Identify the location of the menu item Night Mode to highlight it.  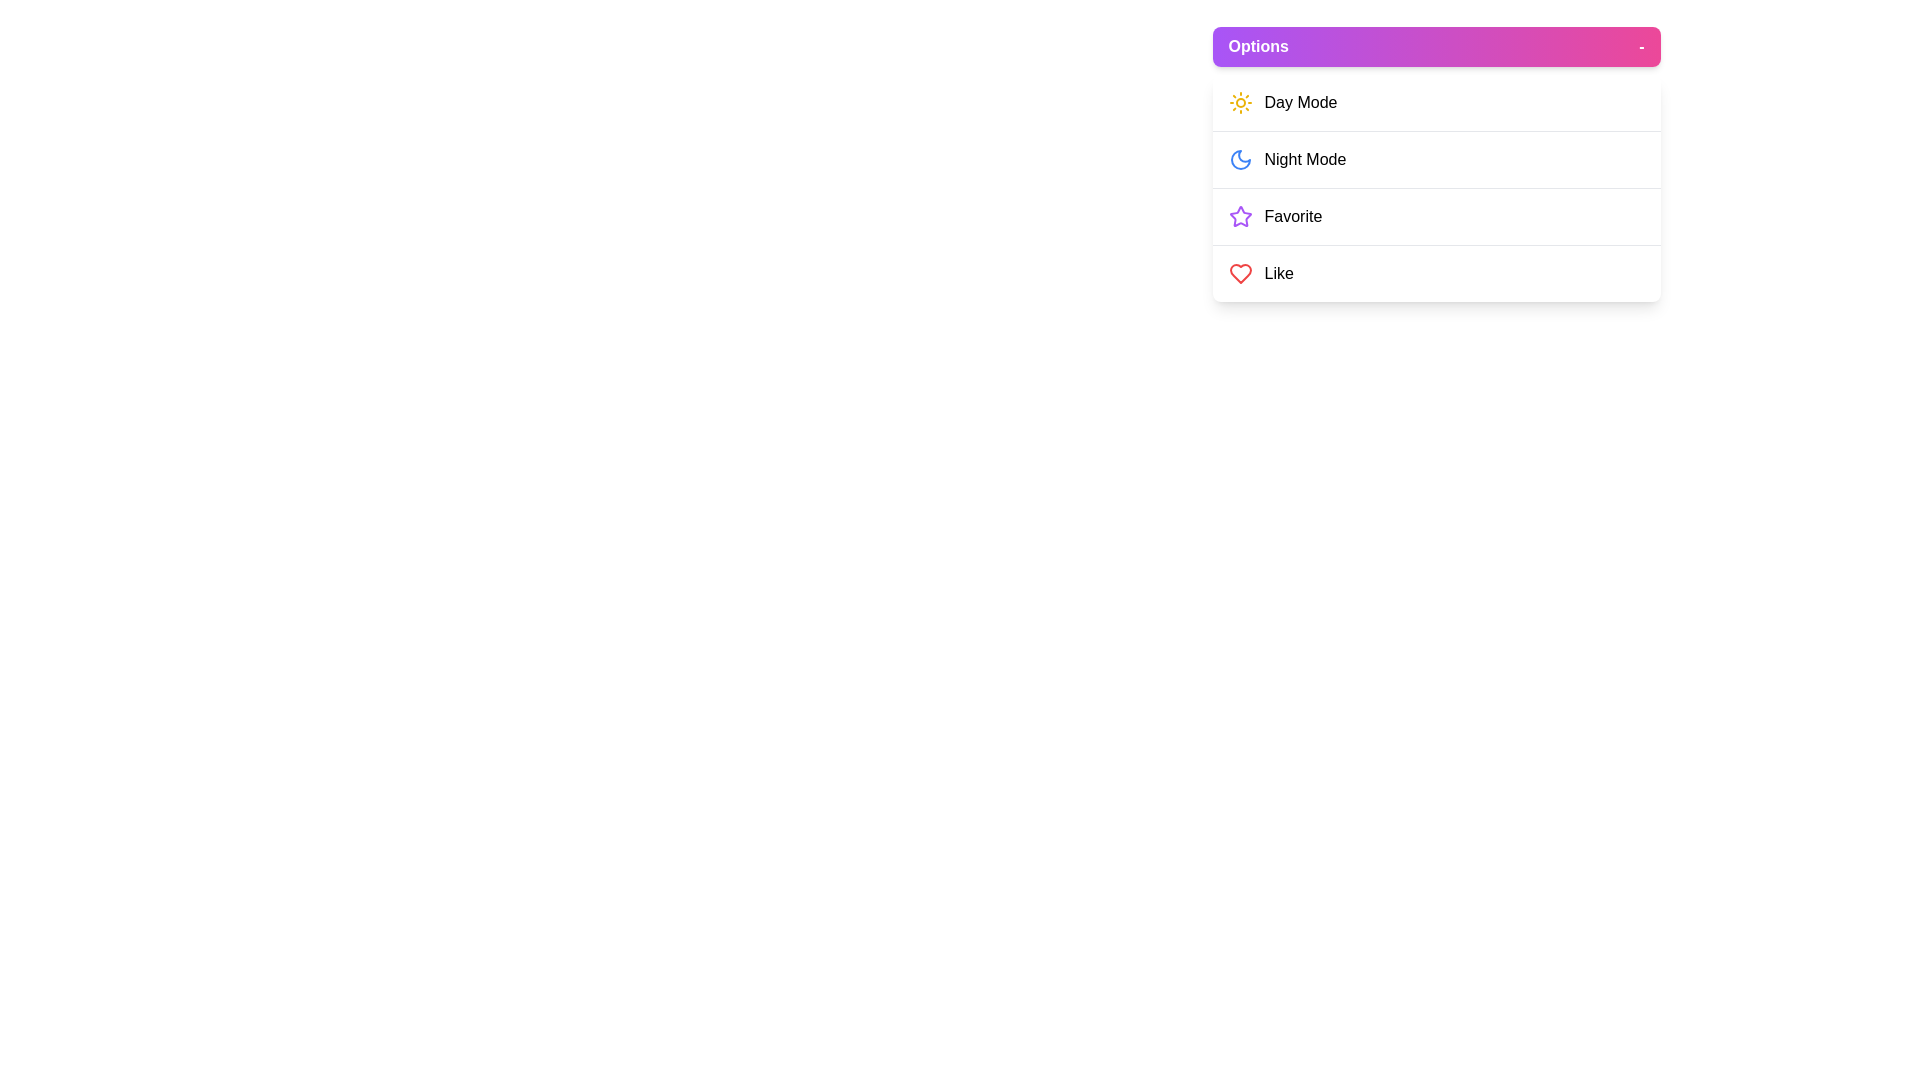
(1435, 158).